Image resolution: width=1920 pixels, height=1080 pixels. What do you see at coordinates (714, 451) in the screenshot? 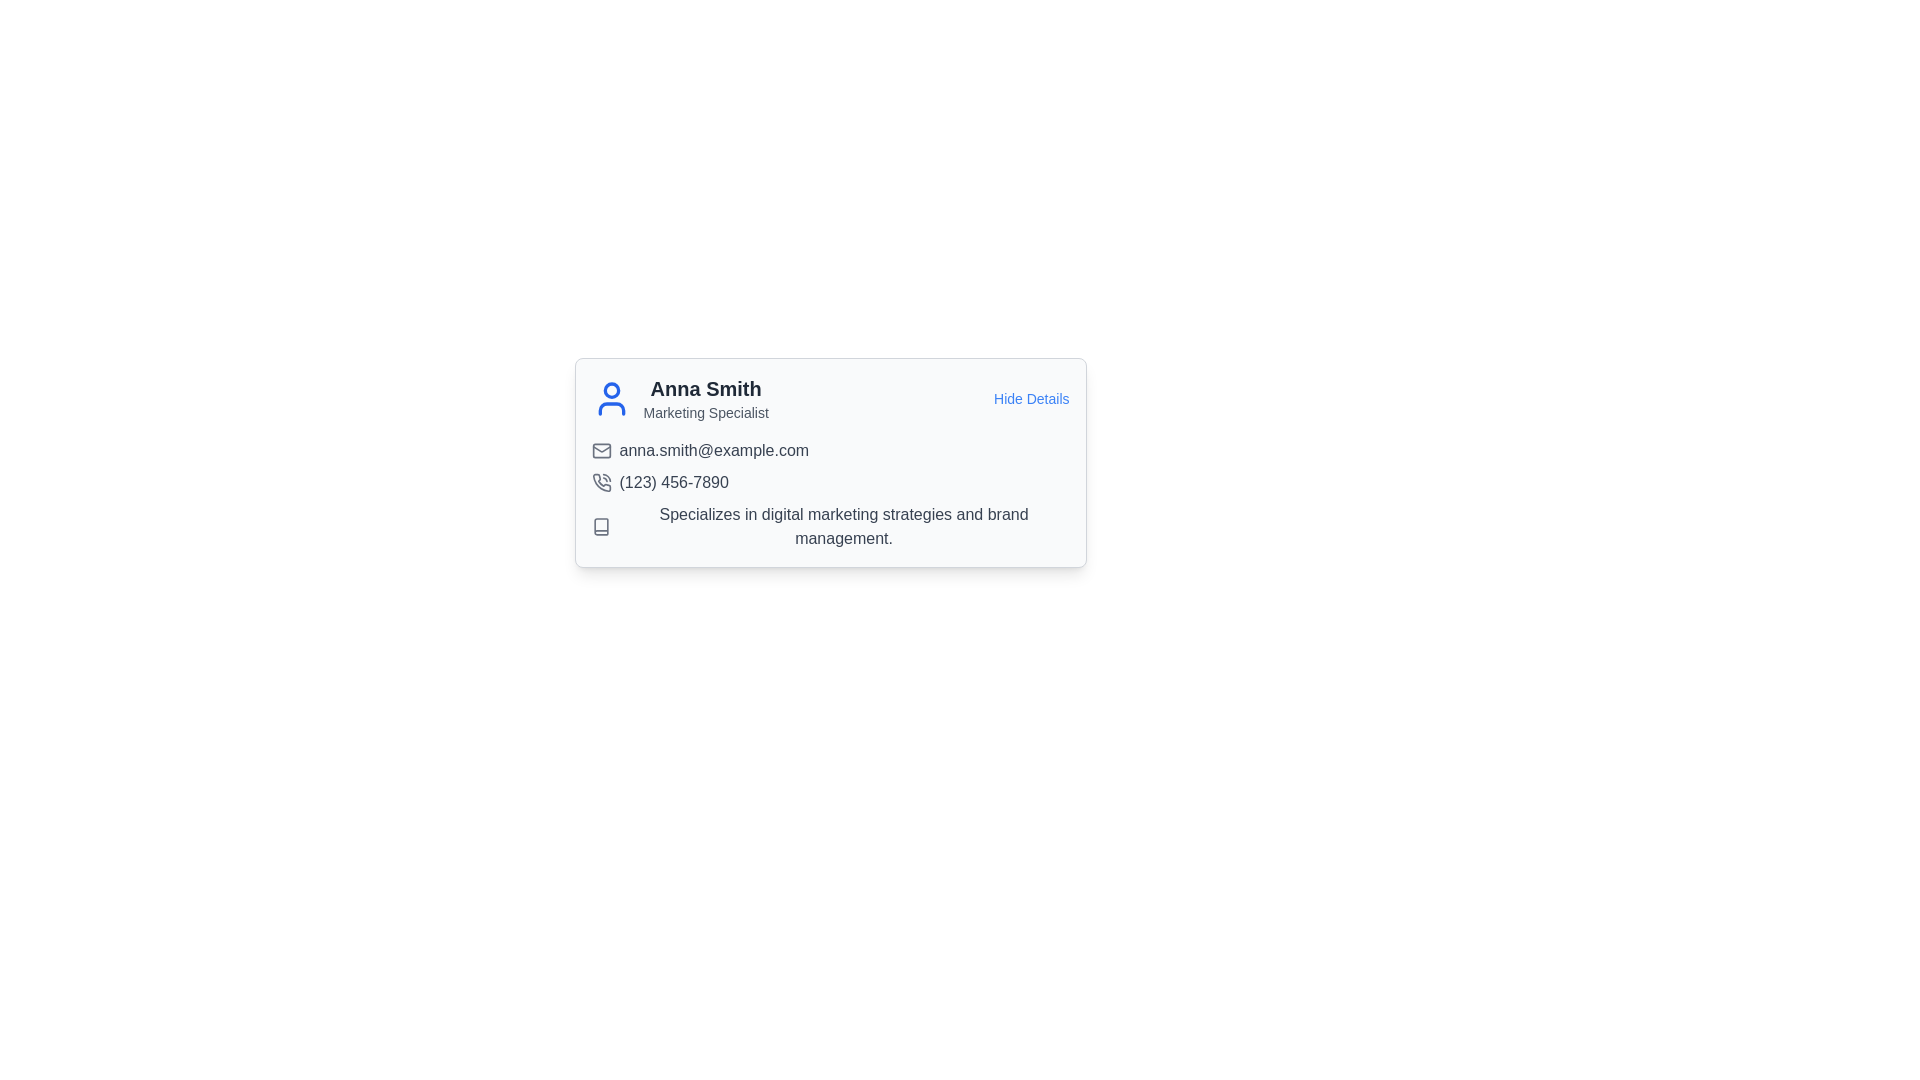
I see `the text label displaying the email address 'anna.smith@example.com' within the contact card interface, styled in gray and located beneath the name and job title` at bounding box center [714, 451].